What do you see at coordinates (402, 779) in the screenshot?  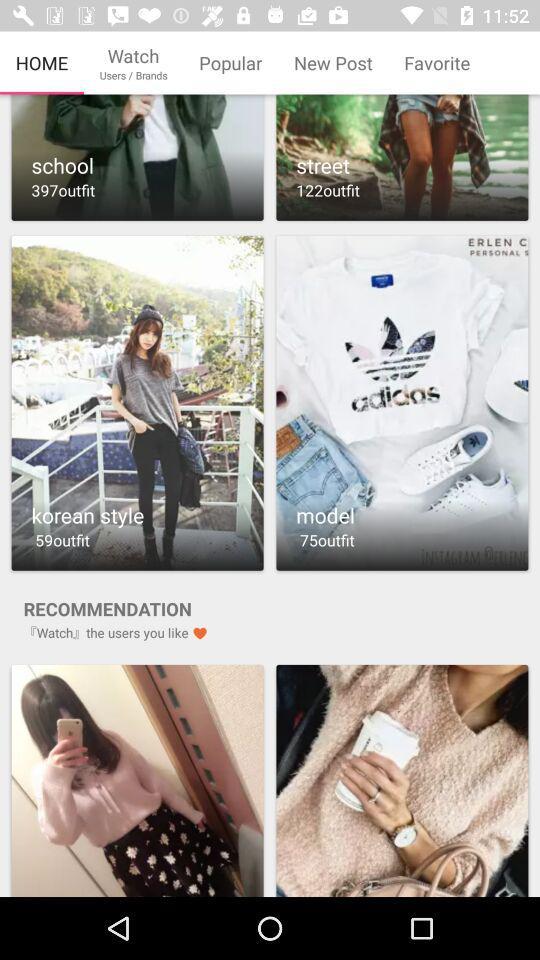 I see `the selected image` at bounding box center [402, 779].